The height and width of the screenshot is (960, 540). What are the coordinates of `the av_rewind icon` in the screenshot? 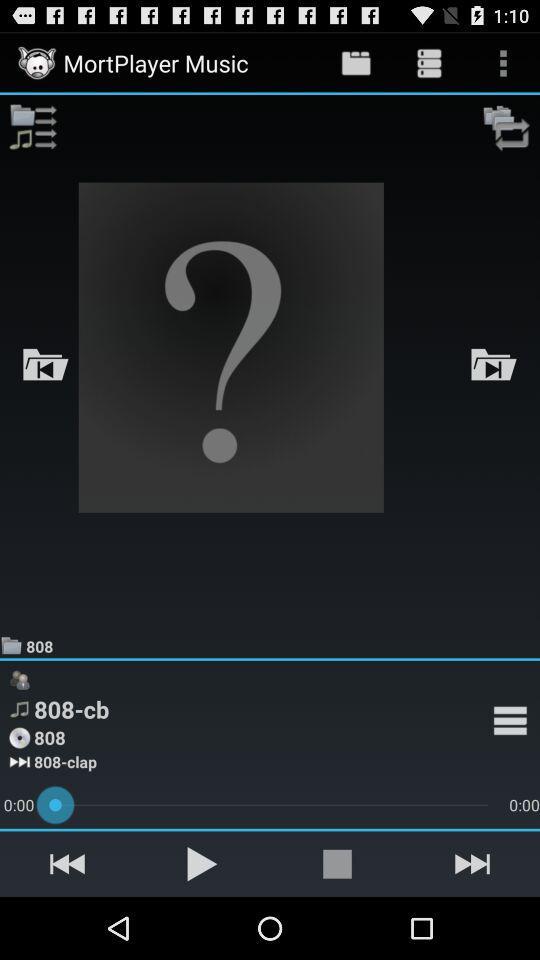 It's located at (67, 924).